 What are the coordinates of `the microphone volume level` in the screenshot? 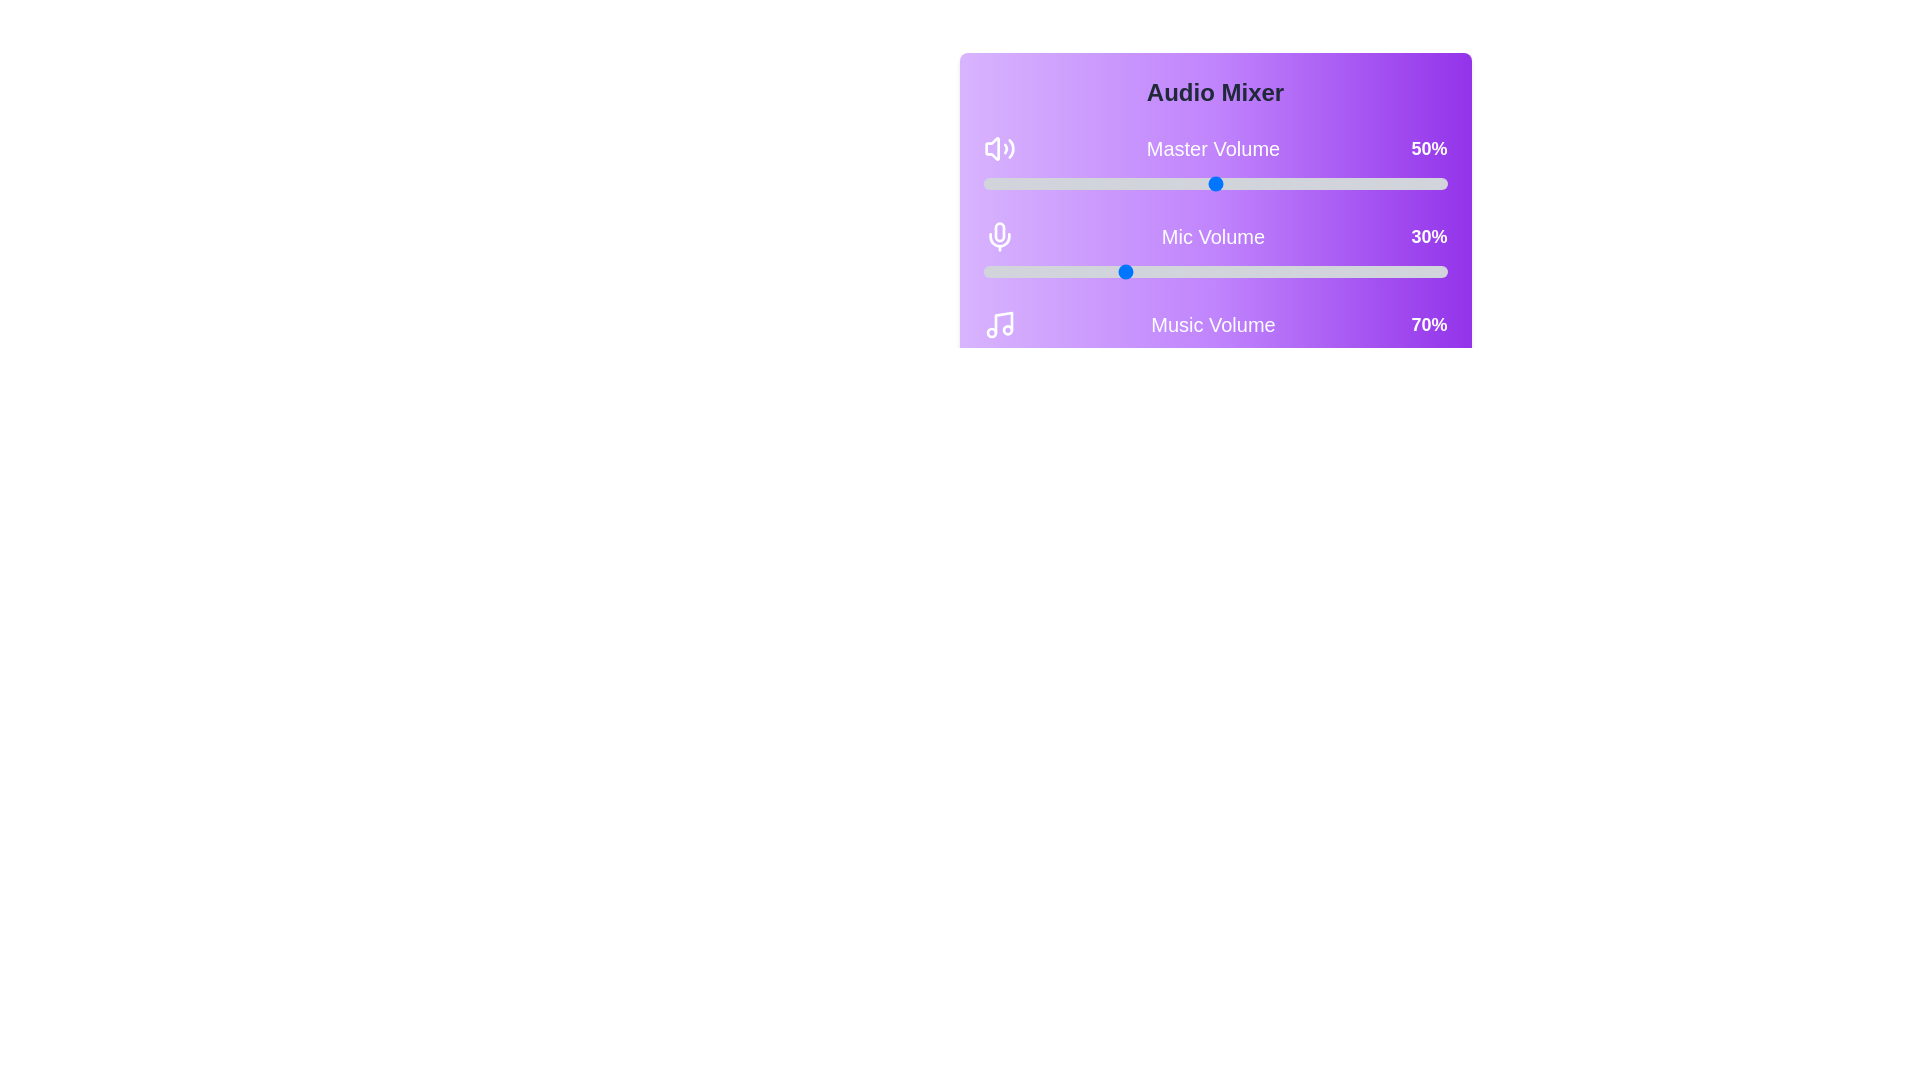 It's located at (1089, 272).